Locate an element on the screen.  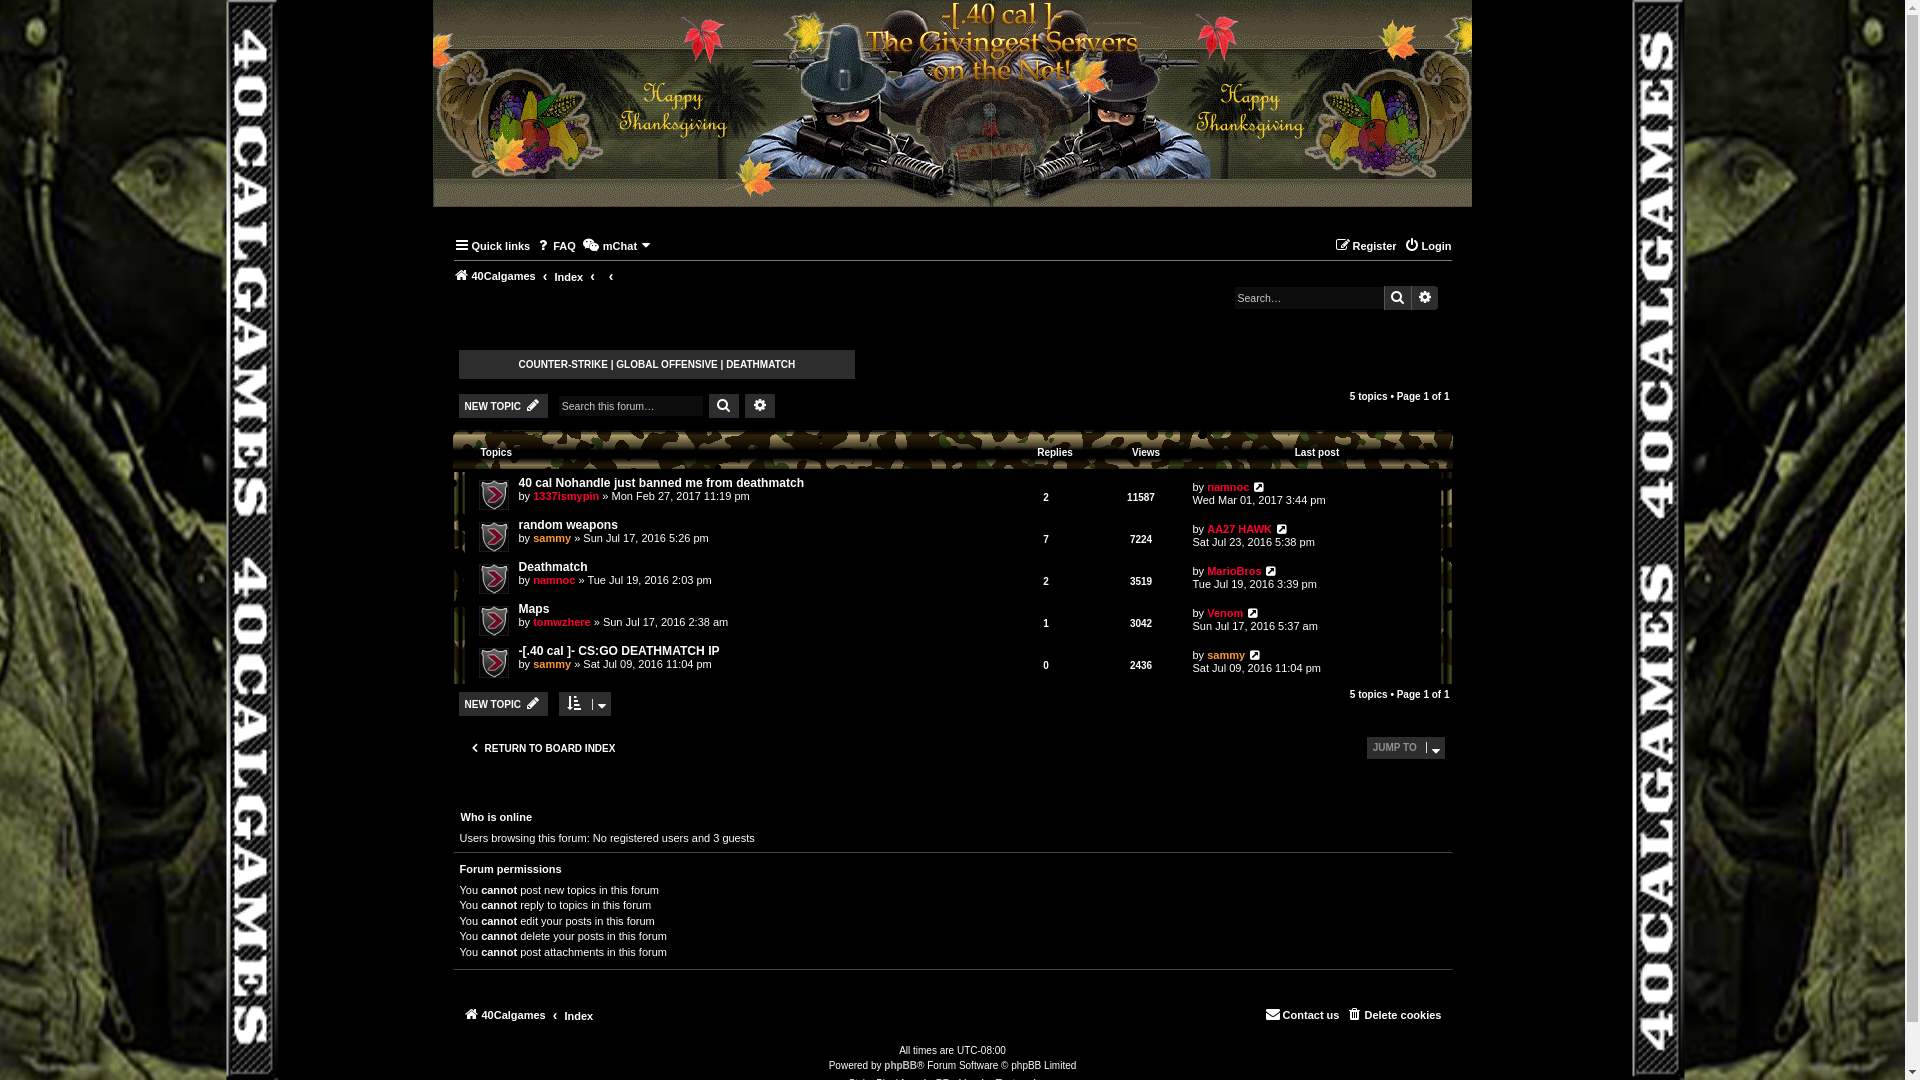
'Quick links' is located at coordinates (492, 245).